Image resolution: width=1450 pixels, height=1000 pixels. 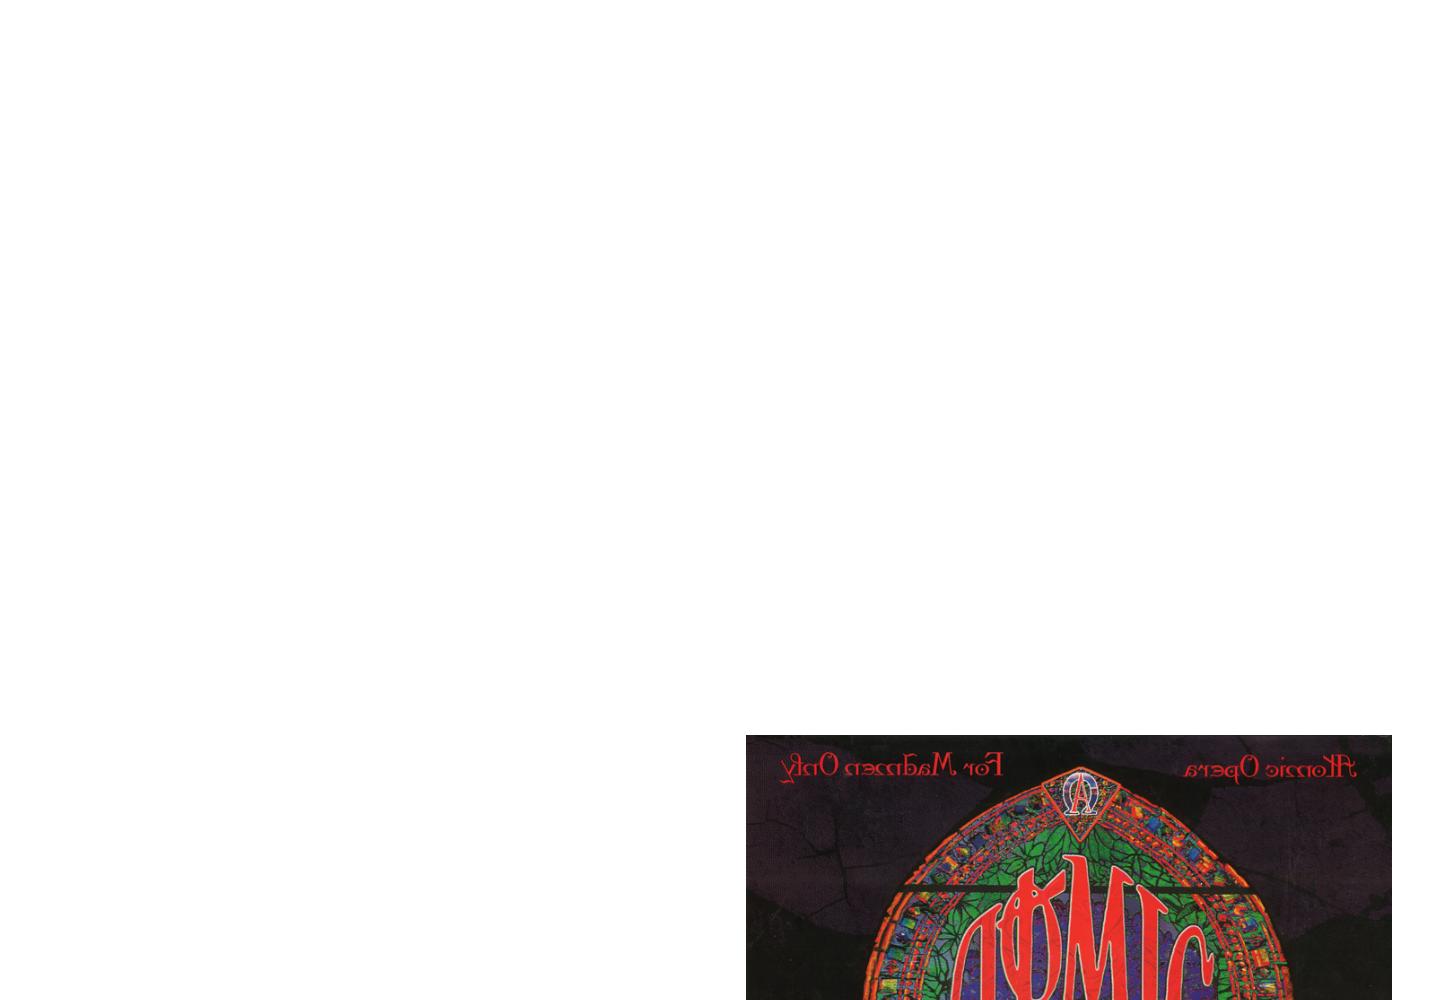 I want to click on 'If you’ve heard', so click(x=141, y=884).